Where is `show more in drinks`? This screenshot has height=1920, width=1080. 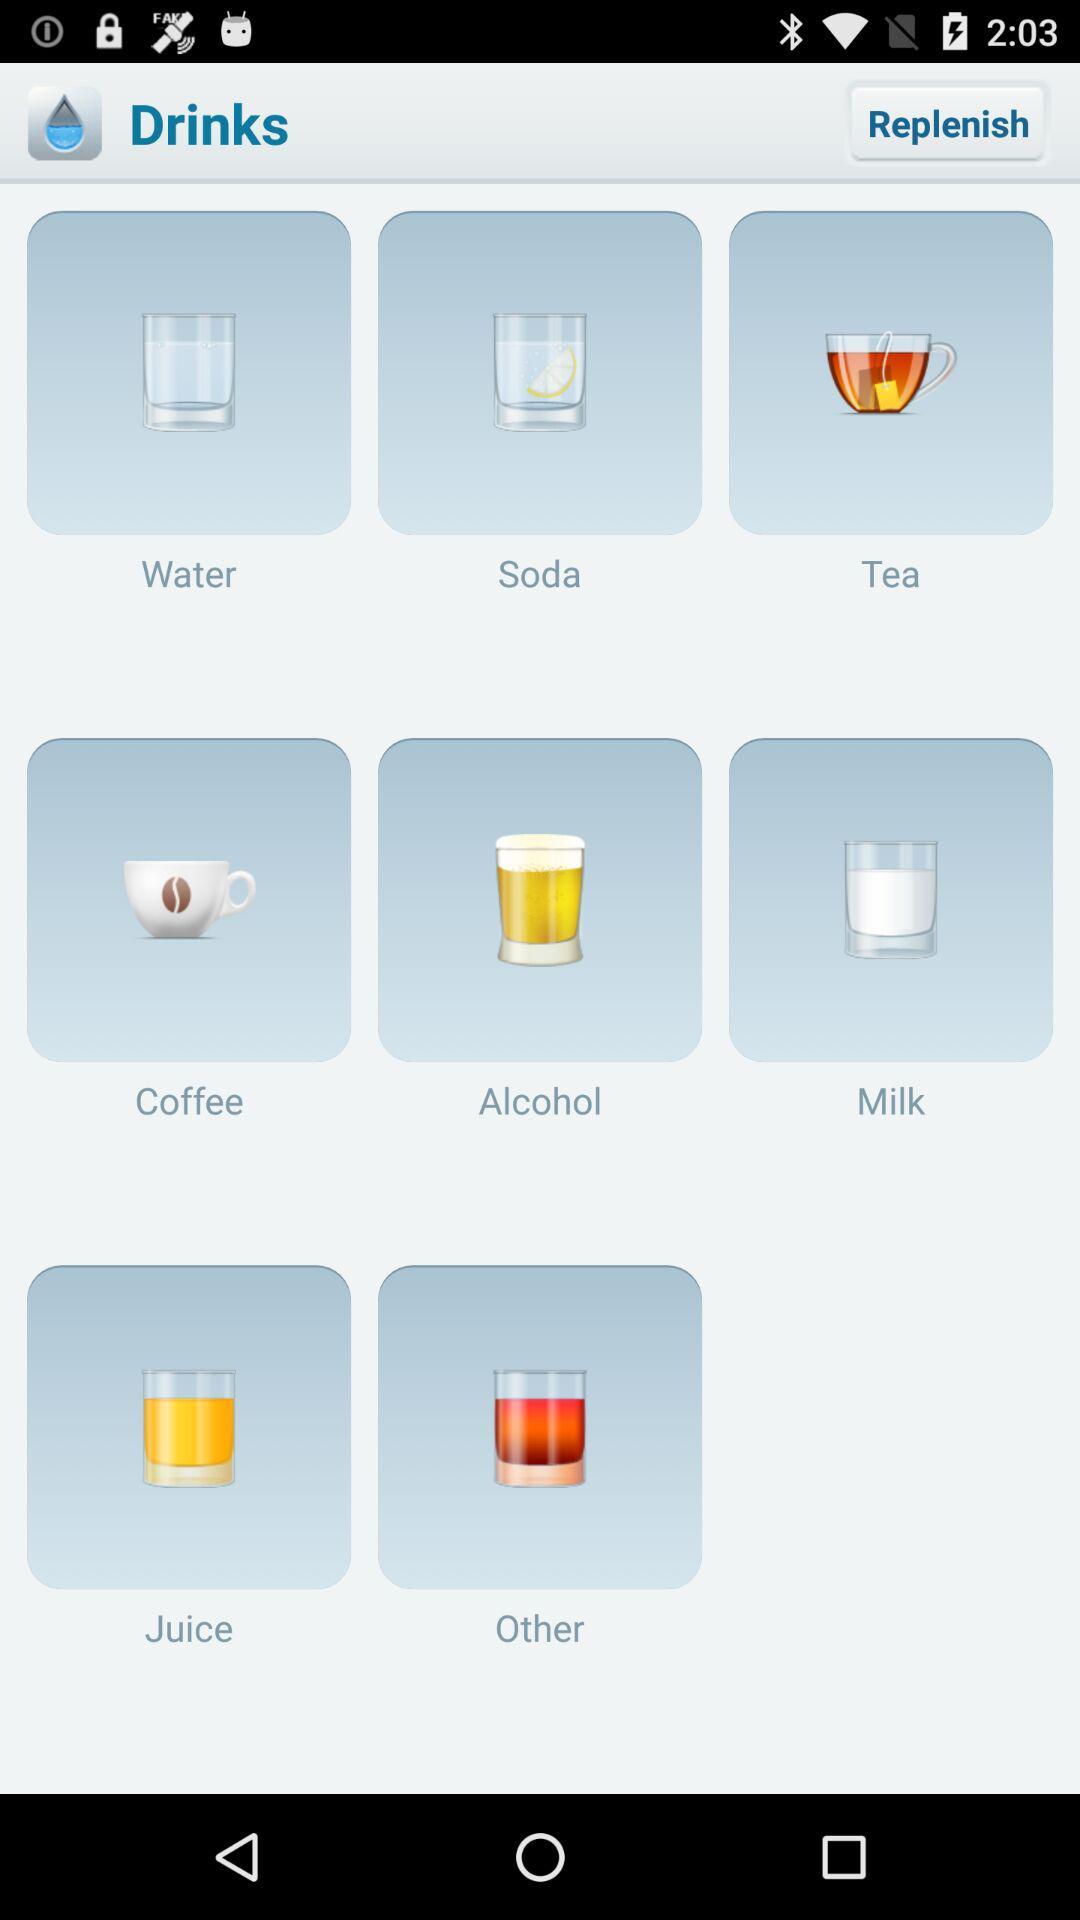
show more in drinks is located at coordinates (63, 122).